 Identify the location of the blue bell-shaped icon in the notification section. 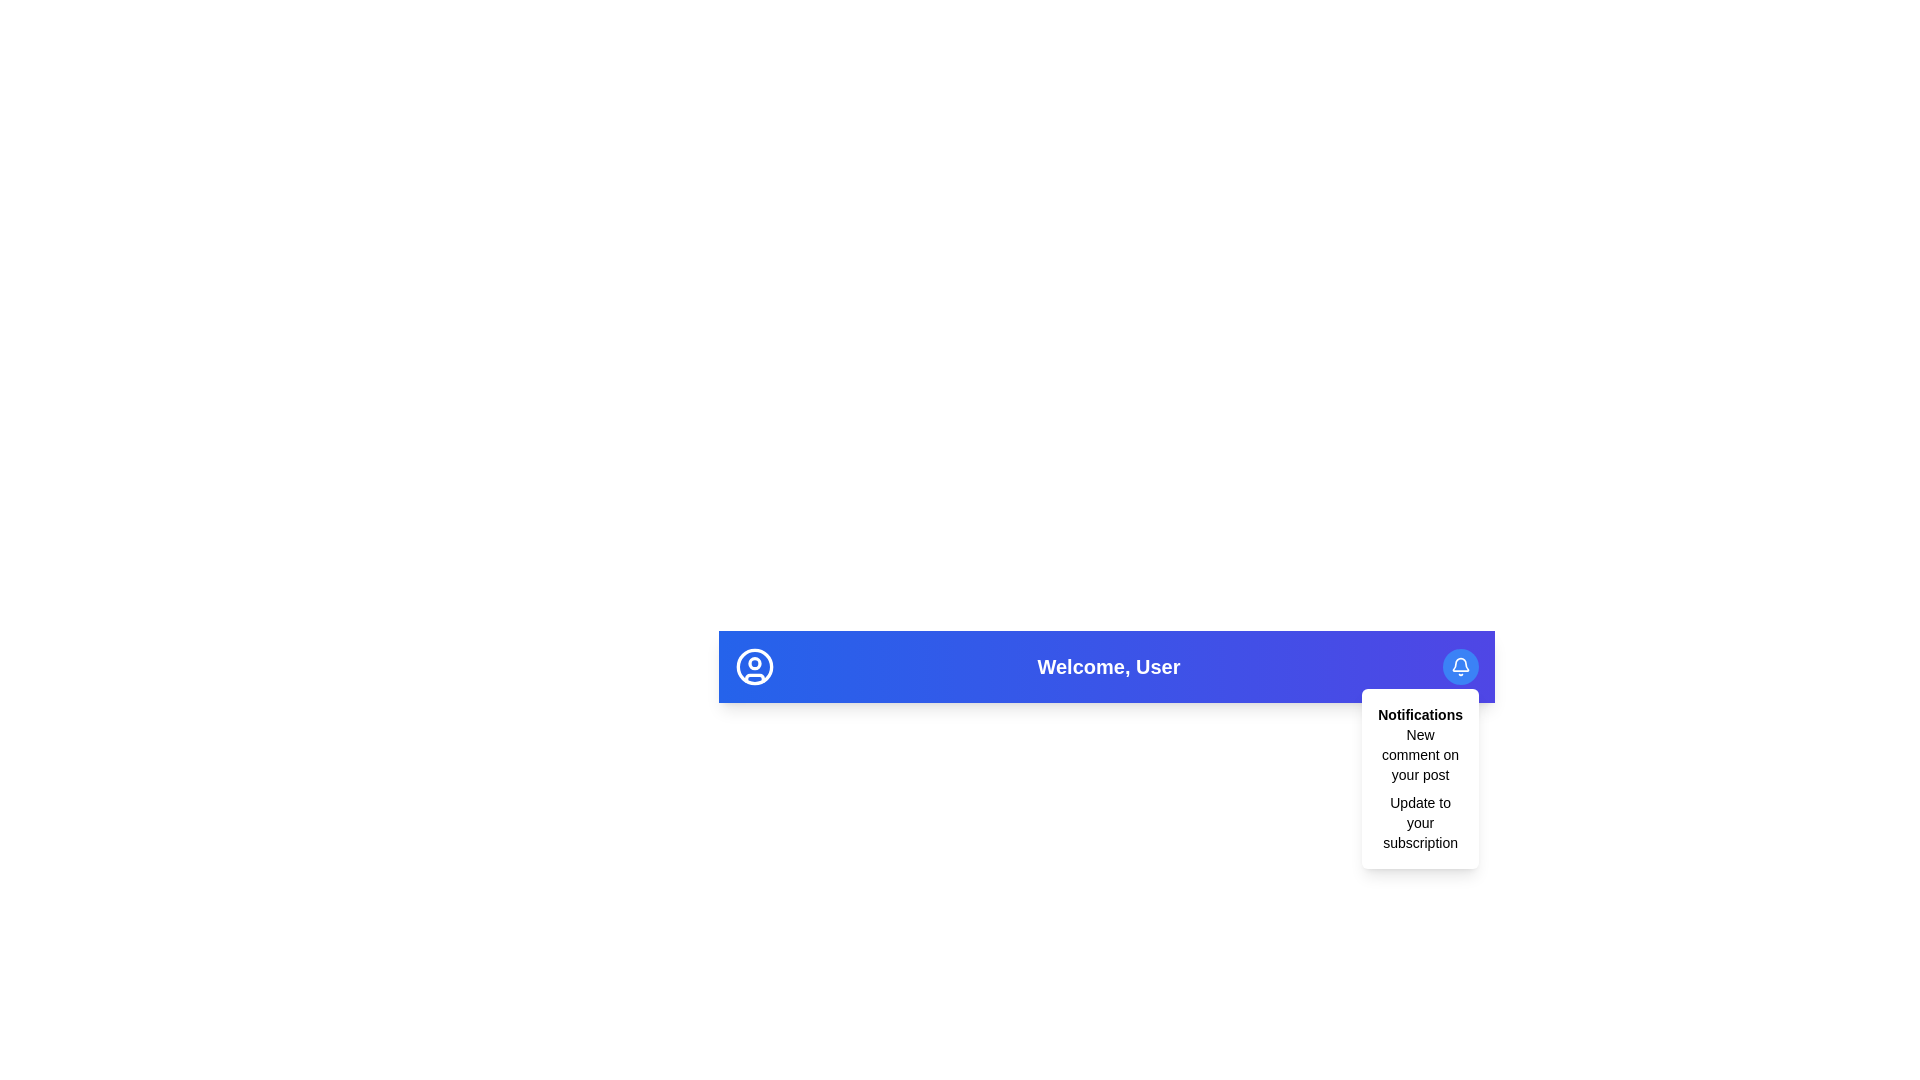
(1460, 664).